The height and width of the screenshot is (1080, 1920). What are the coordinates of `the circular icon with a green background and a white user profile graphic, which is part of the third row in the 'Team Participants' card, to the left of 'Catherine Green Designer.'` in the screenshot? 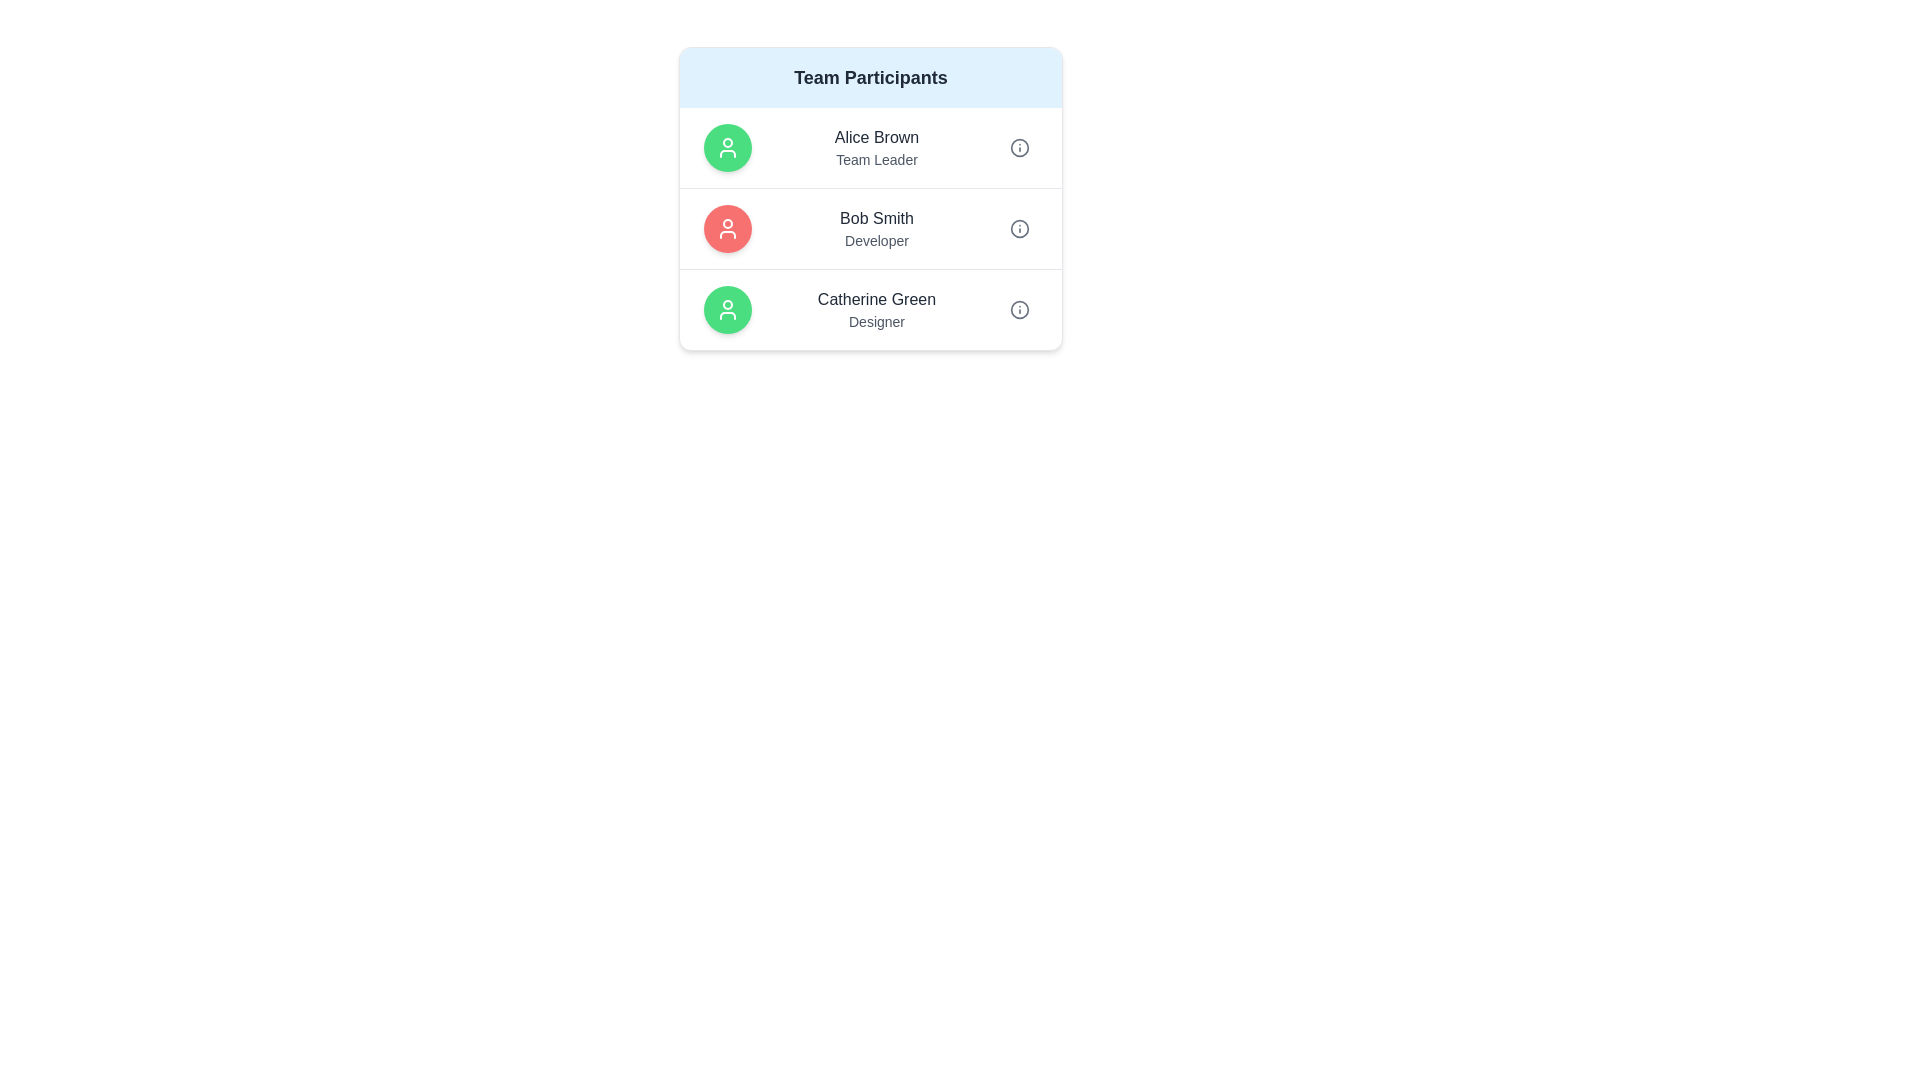 It's located at (727, 309).